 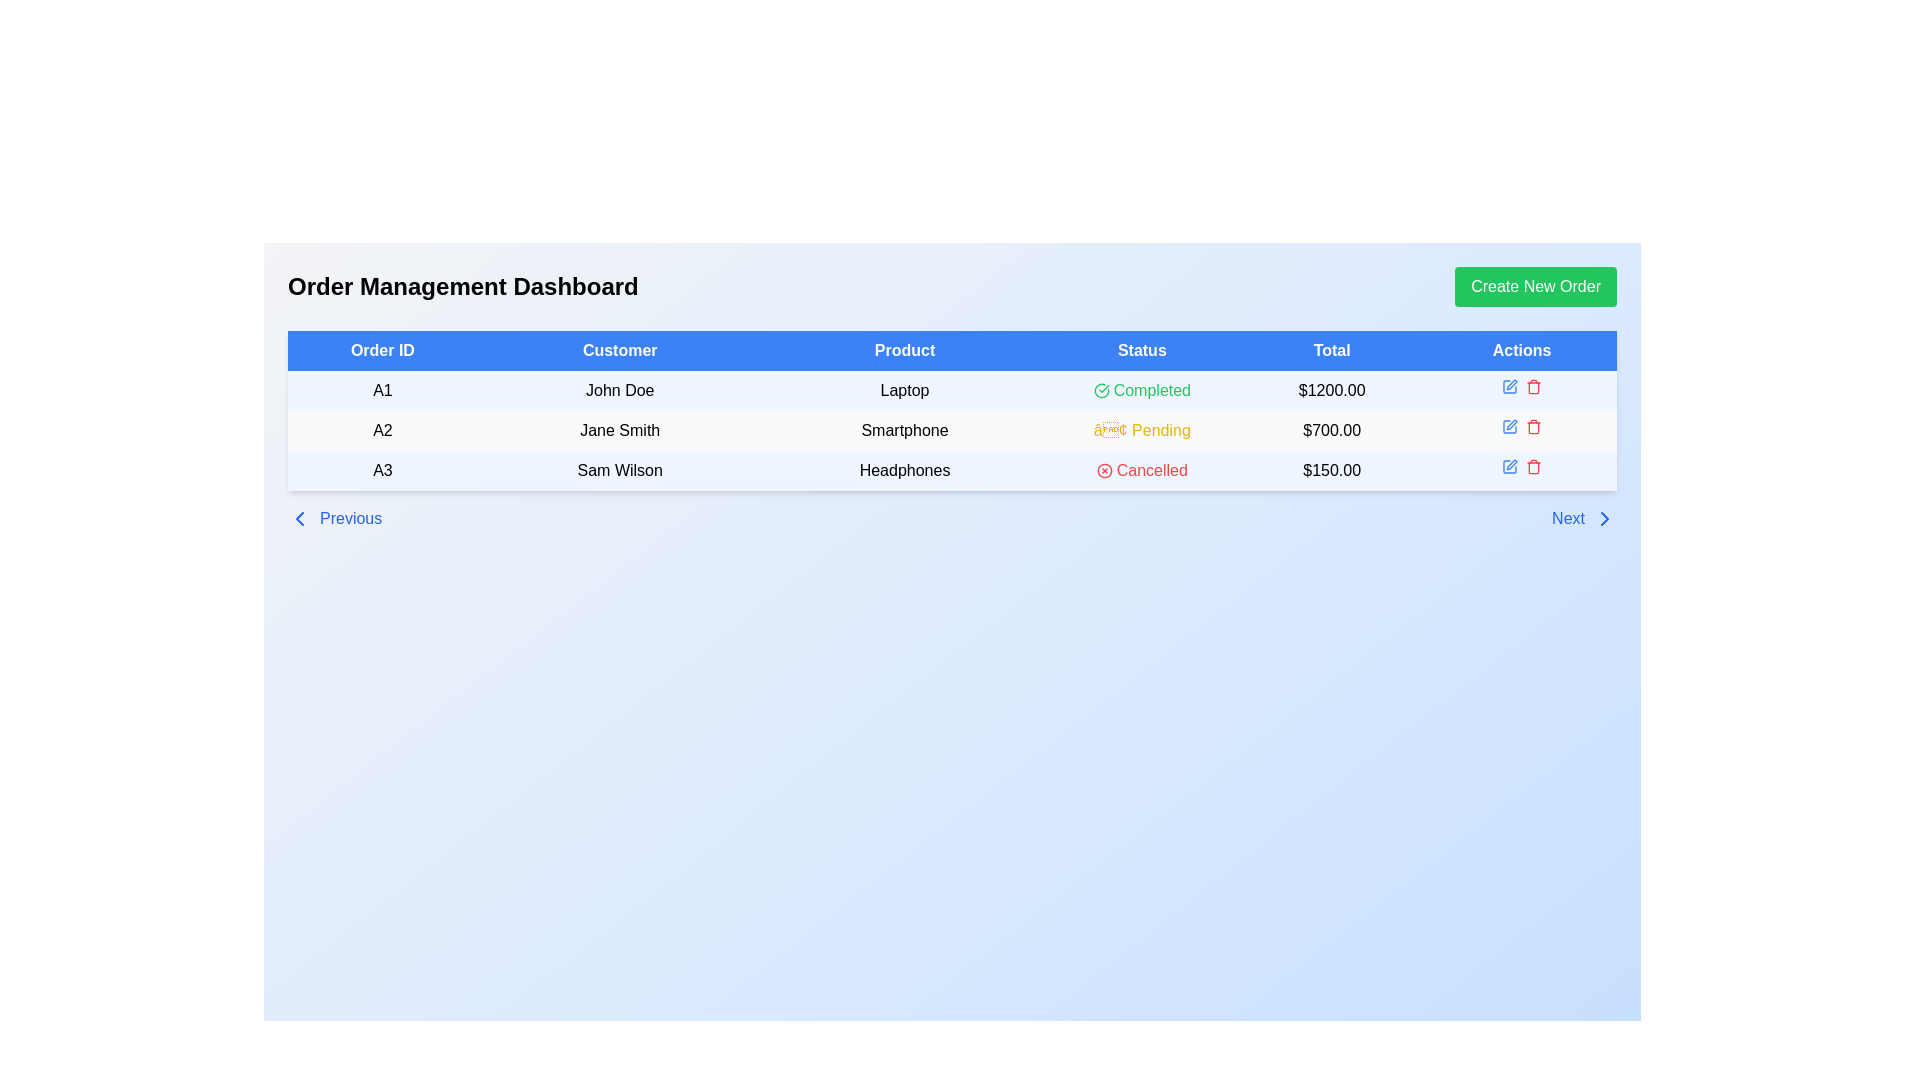 What do you see at coordinates (619, 350) in the screenshot?
I see `the 'Customer' column header in the data table, which is the second column header located between 'Order ID' and 'Product' in the top blue row` at bounding box center [619, 350].